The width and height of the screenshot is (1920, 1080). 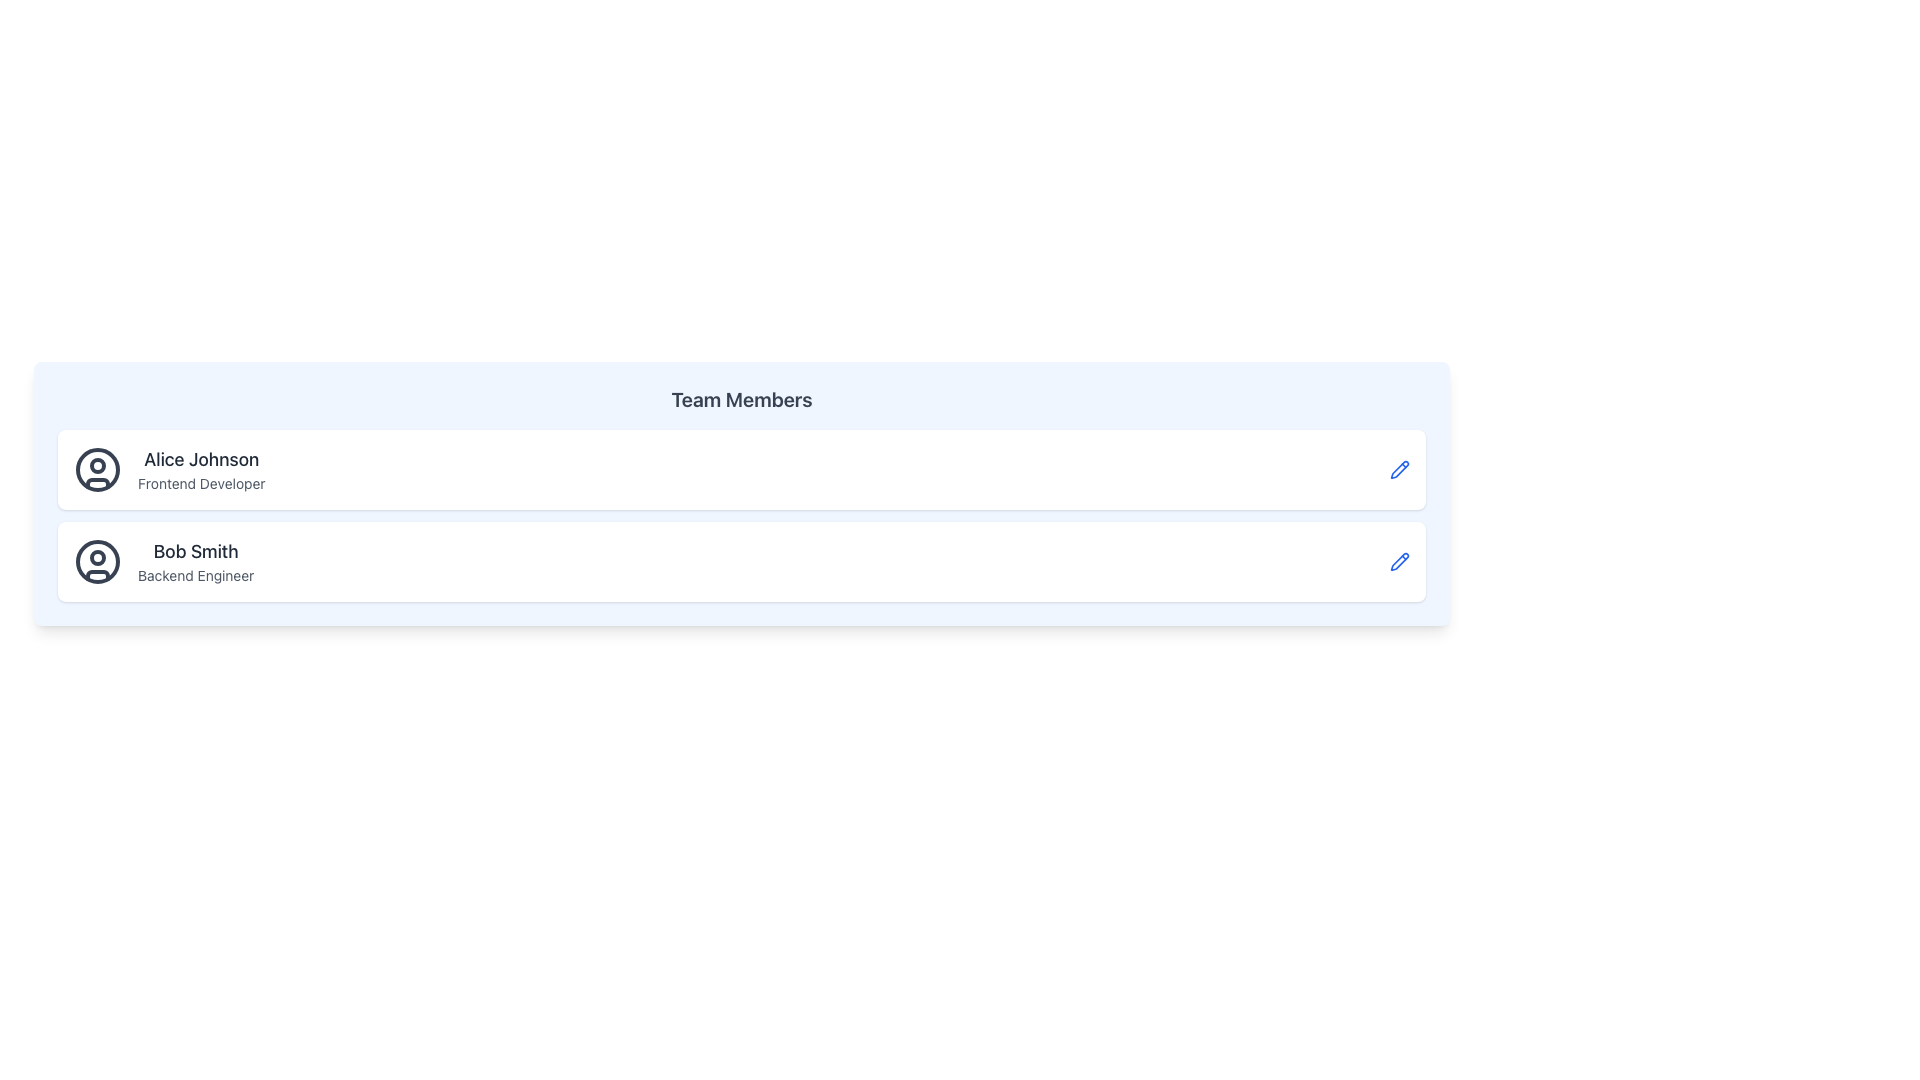 I want to click on the Text Block displaying 'Alice Johnson' and 'Frontend Developer' in the 'Team Members' panel, which is the first entry in the top row of the list, so click(x=201, y=470).